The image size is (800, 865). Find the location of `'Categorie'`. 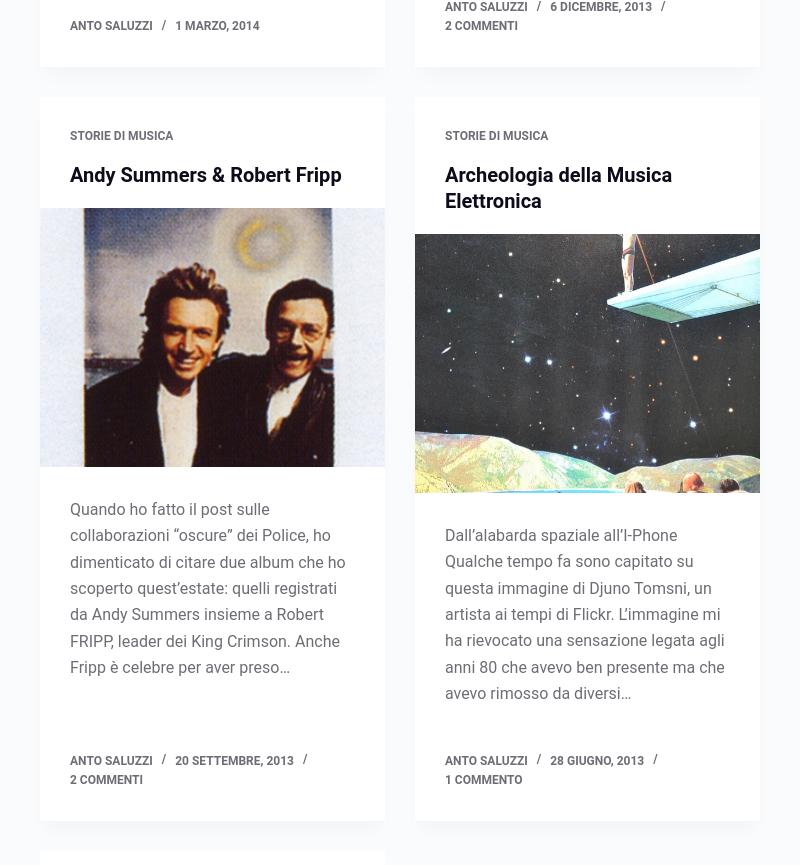

'Categorie' is located at coordinates (75, 317).